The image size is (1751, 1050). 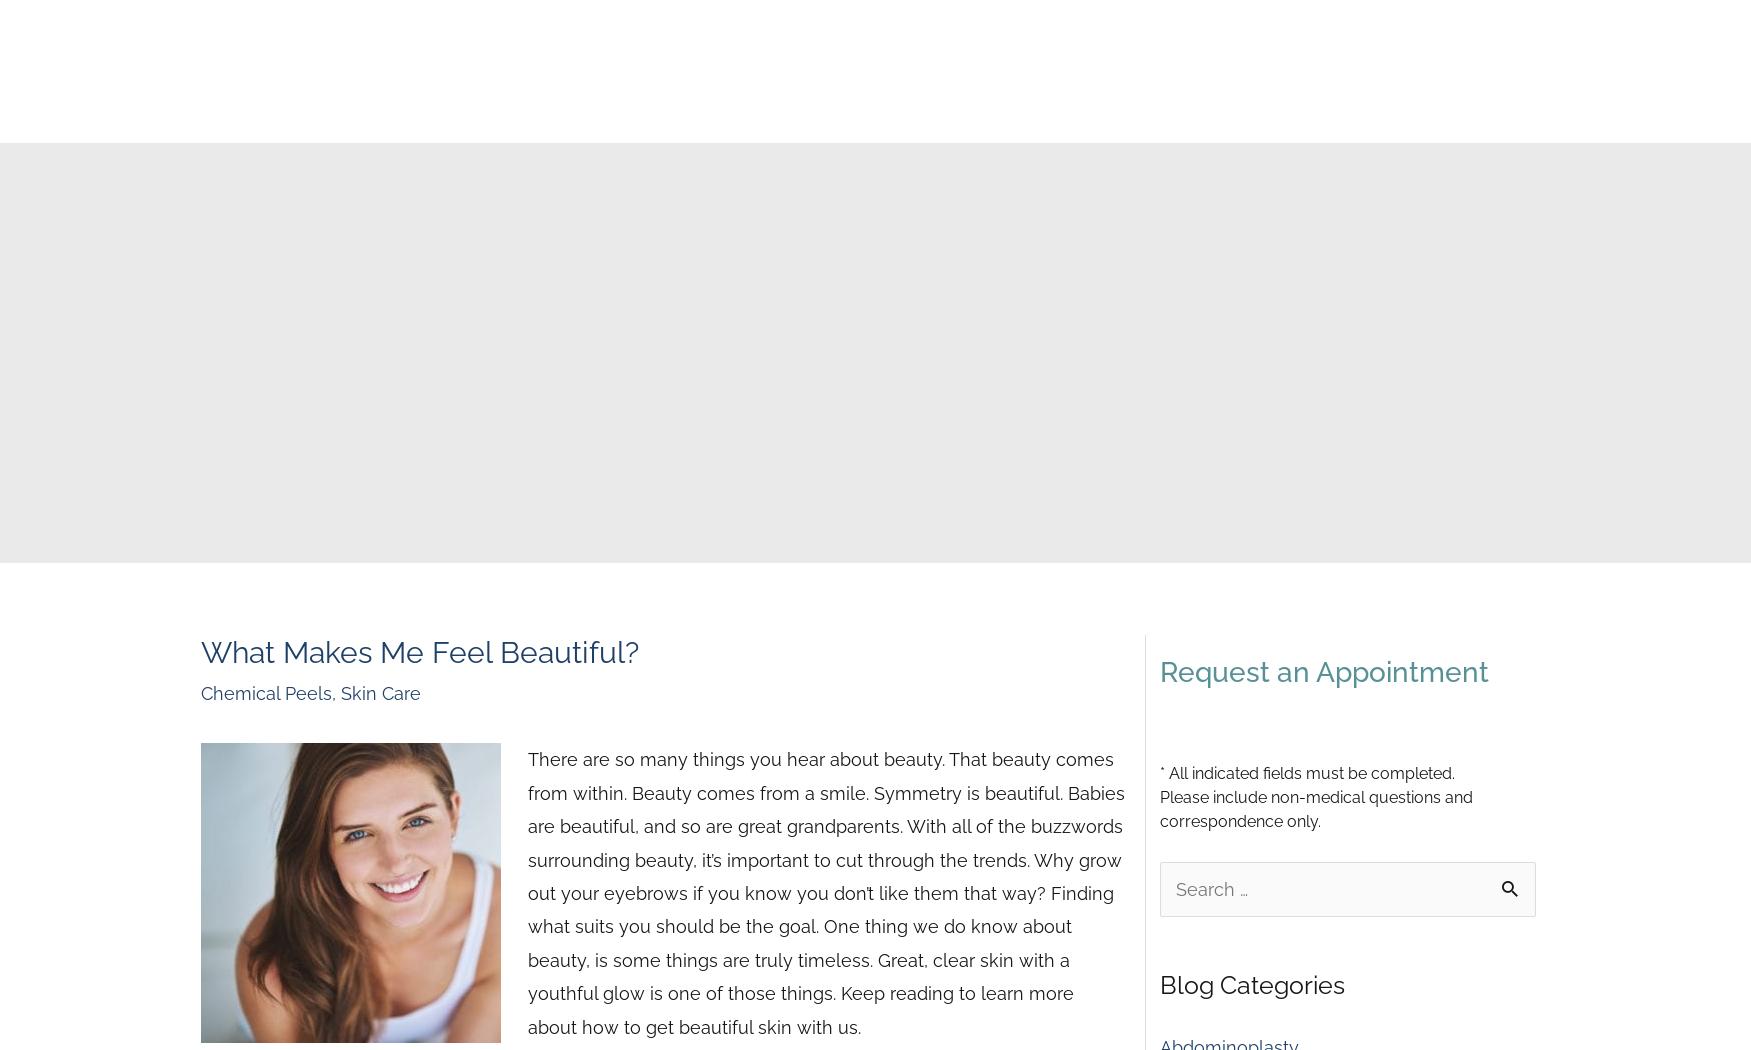 What do you see at coordinates (1199, 575) in the screenshot?
I see `'June 2011'` at bounding box center [1199, 575].